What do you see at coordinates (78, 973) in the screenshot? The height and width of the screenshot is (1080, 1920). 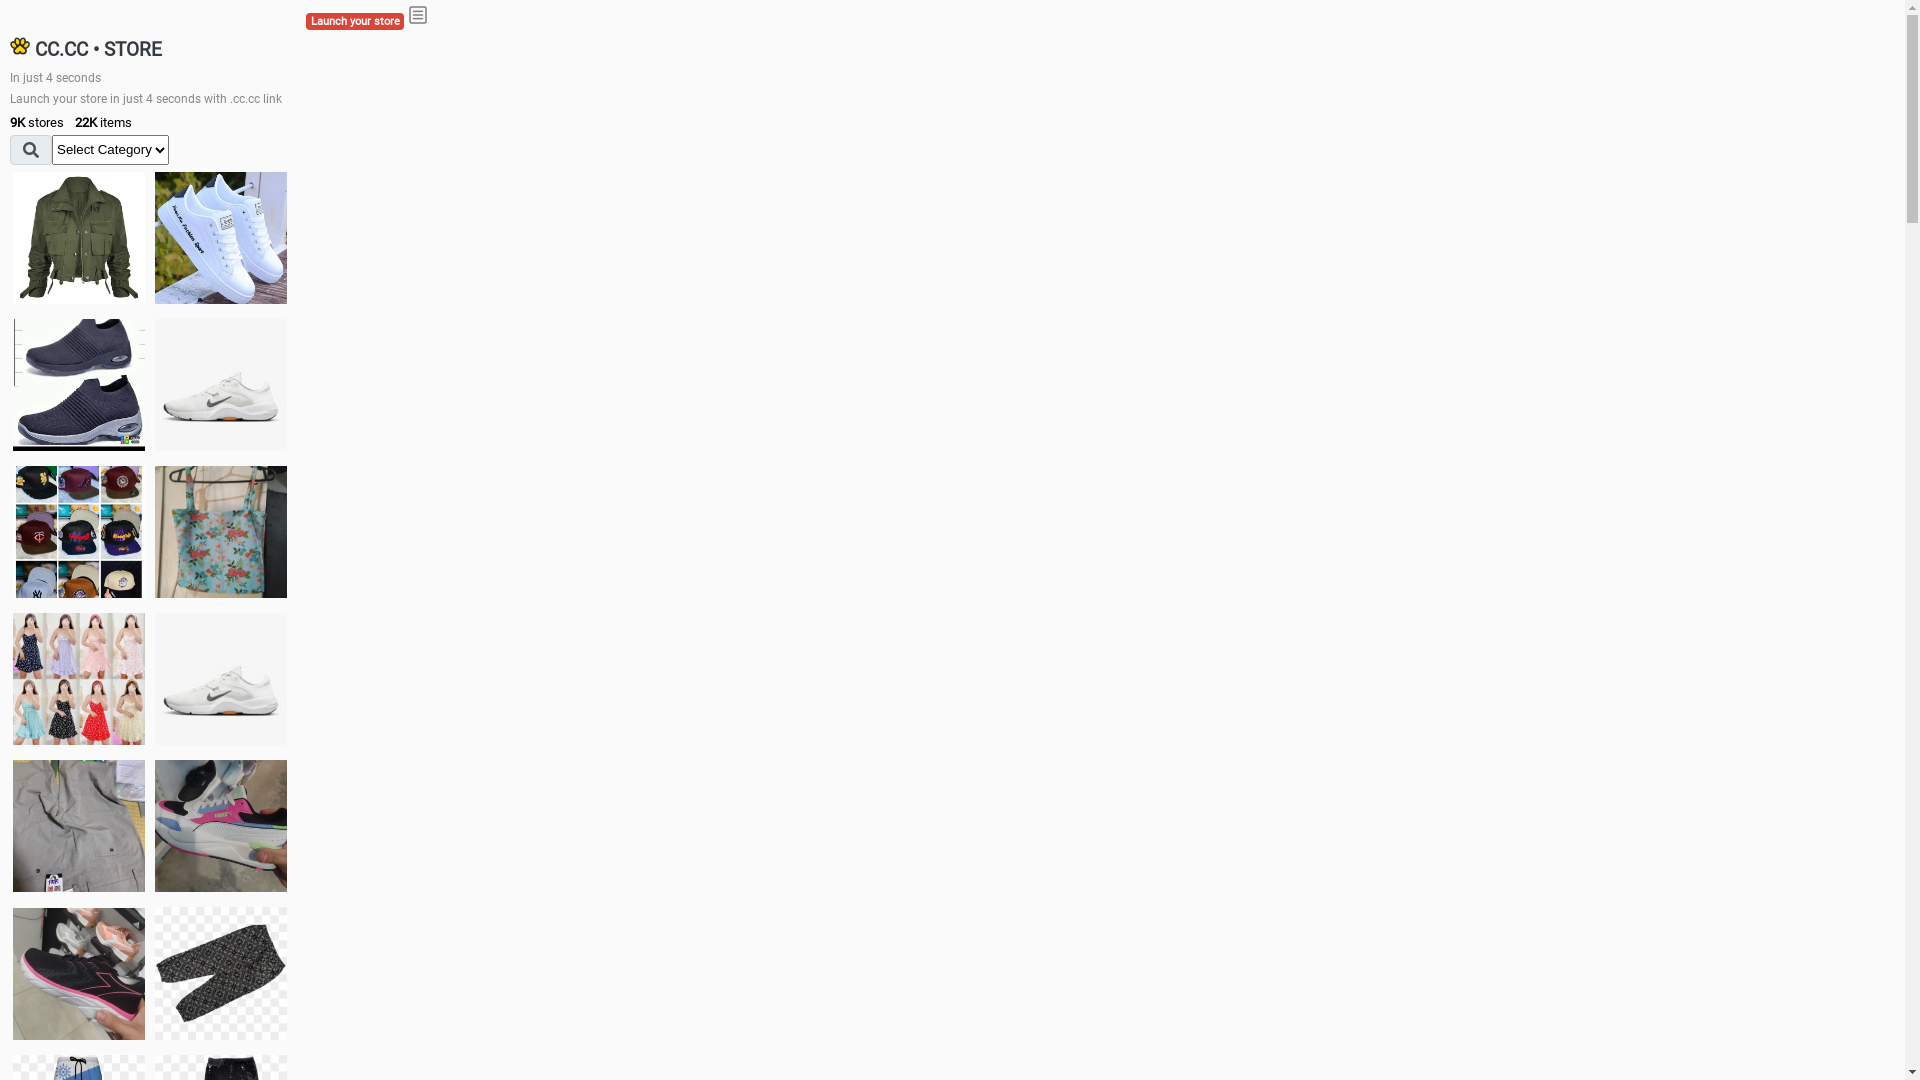 I see `'Zapatillas'` at bounding box center [78, 973].